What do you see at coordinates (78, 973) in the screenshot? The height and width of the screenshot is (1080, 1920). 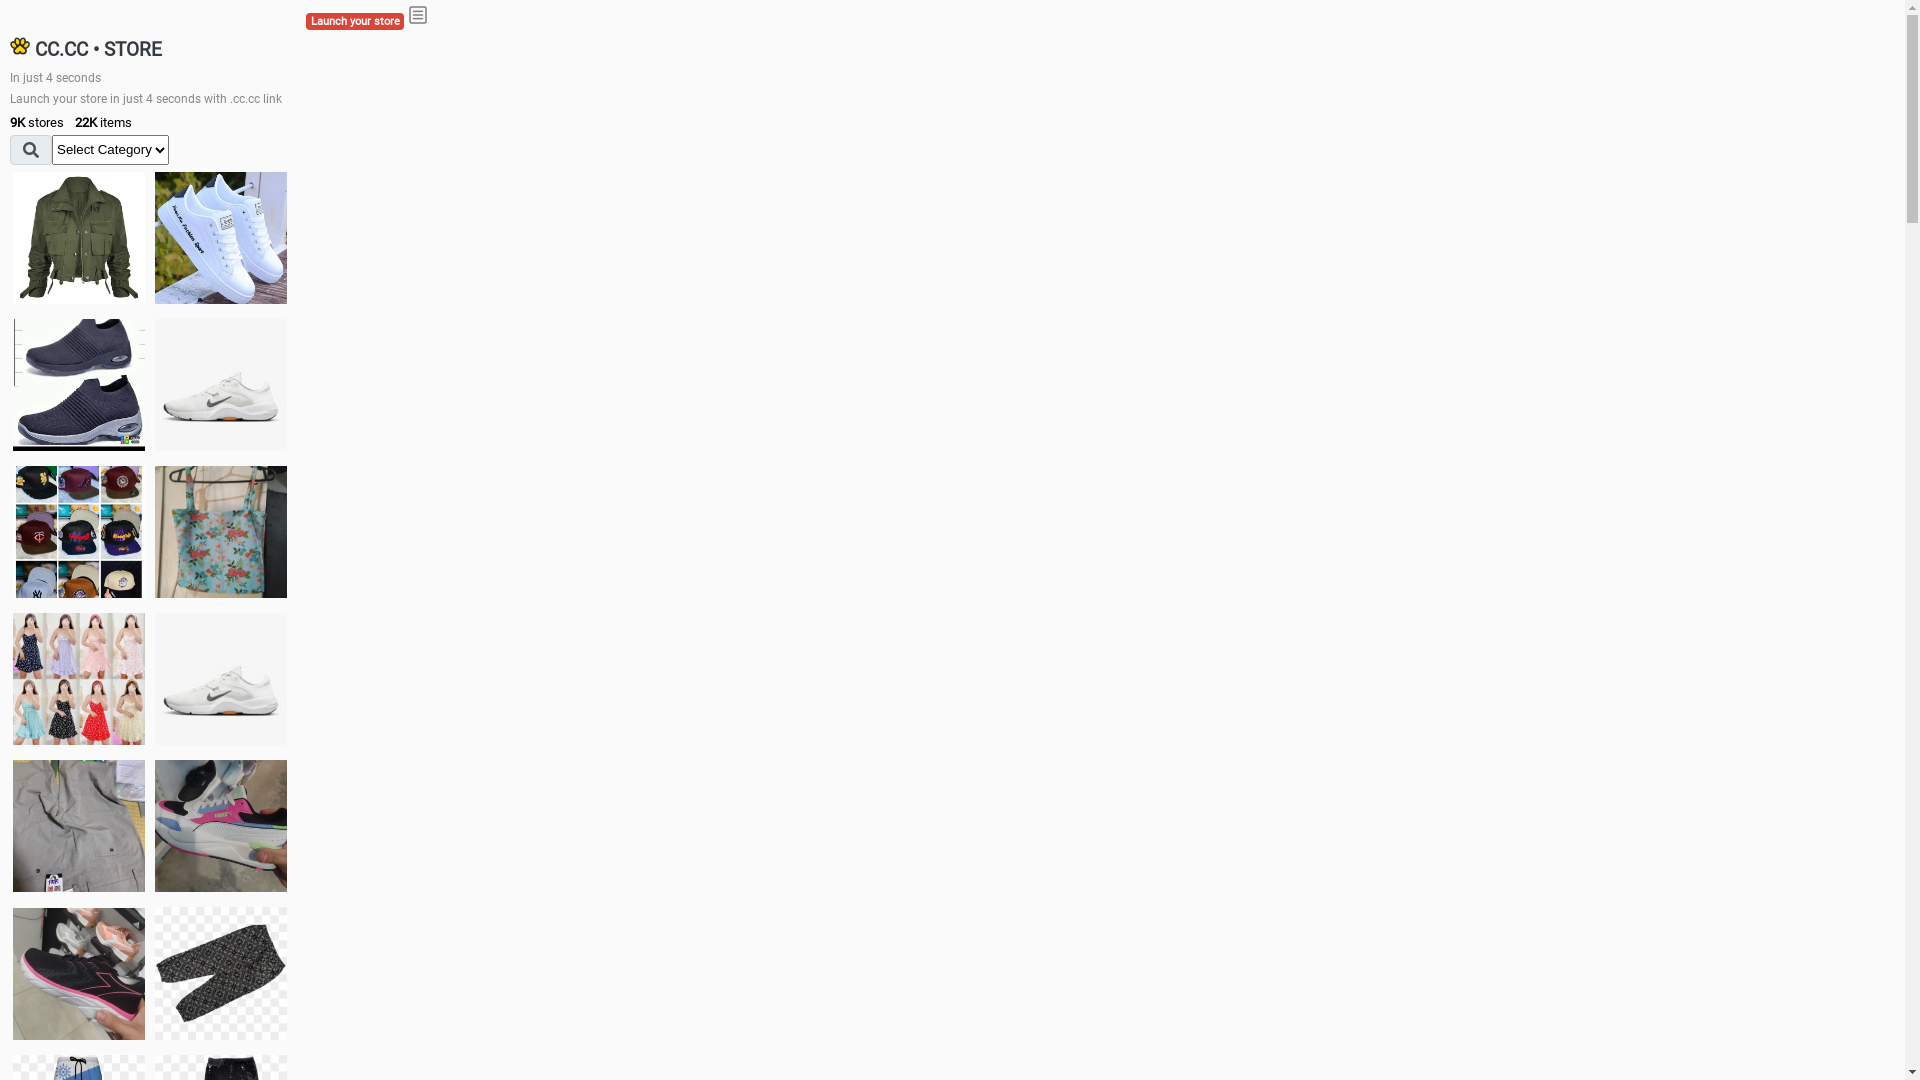 I see `'Zapatillas'` at bounding box center [78, 973].